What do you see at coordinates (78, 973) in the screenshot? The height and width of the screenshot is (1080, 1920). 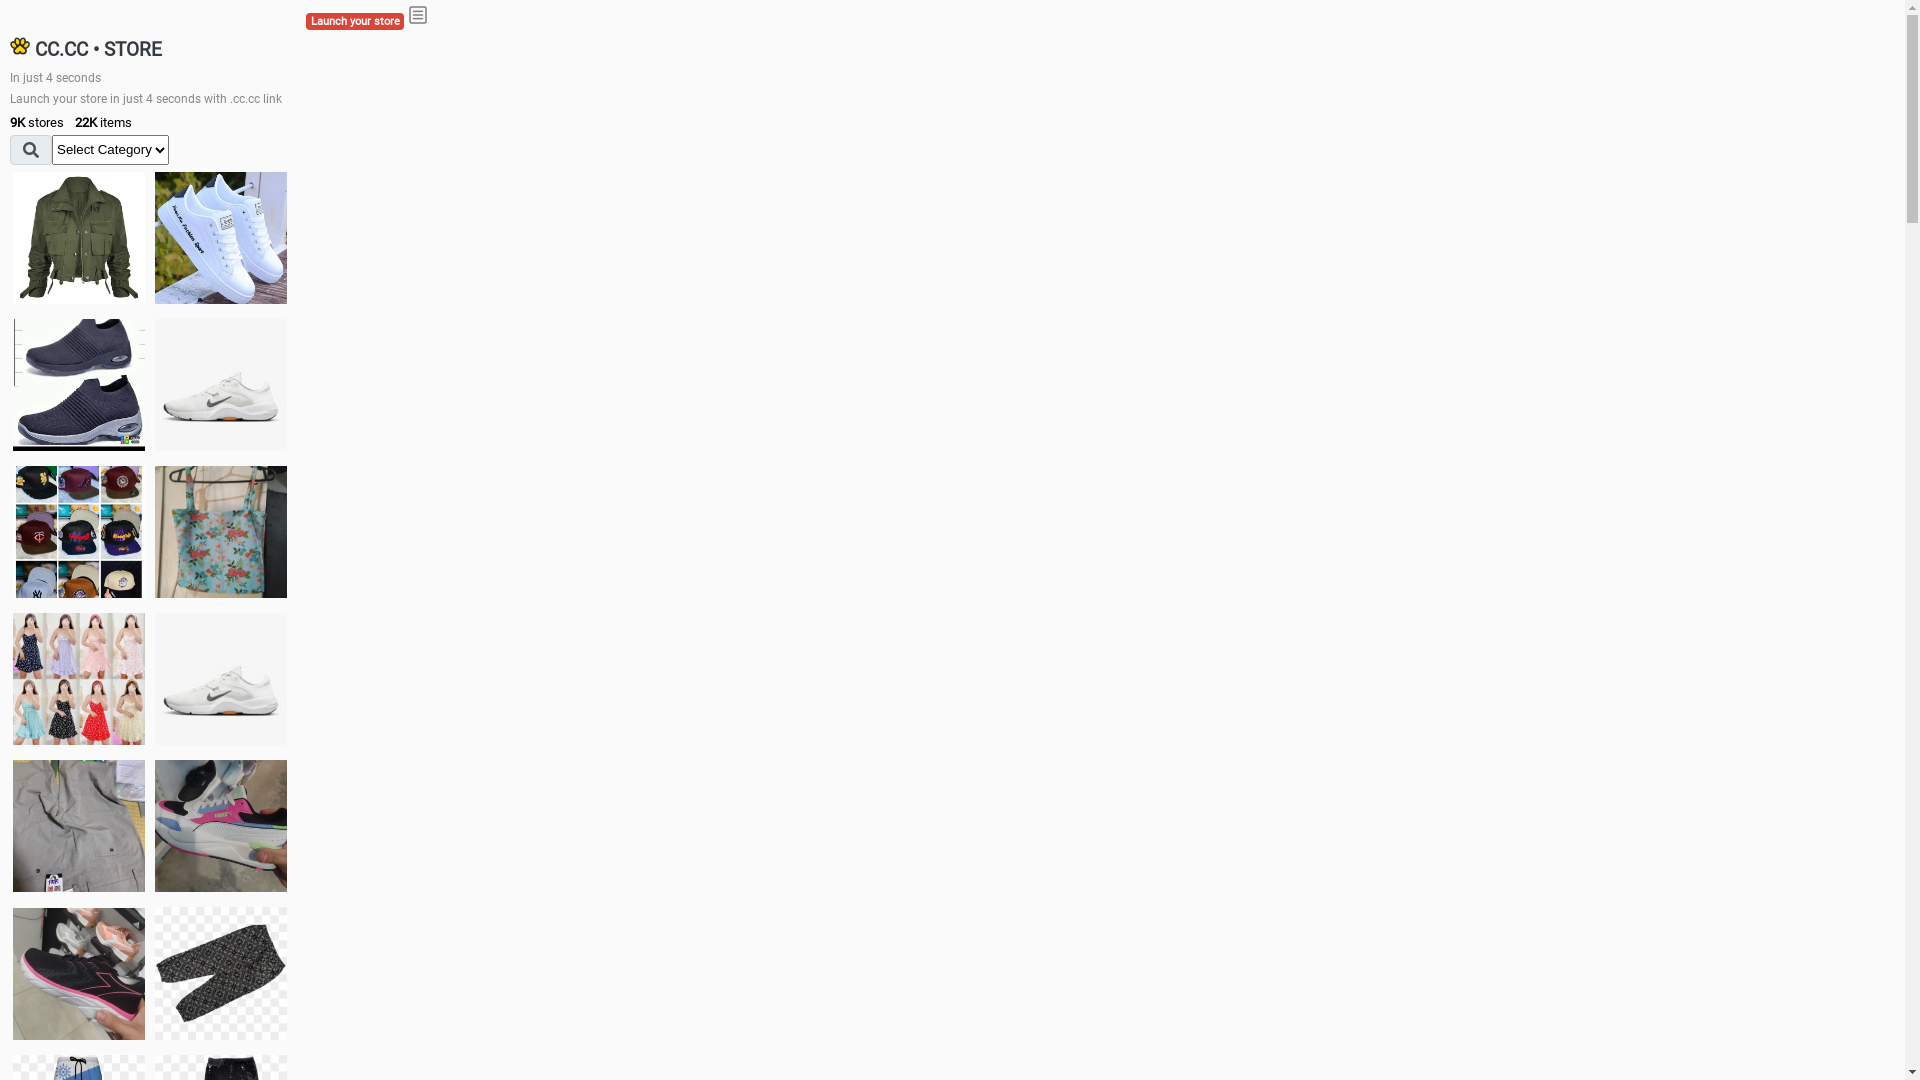 I see `'Zapatillas'` at bounding box center [78, 973].